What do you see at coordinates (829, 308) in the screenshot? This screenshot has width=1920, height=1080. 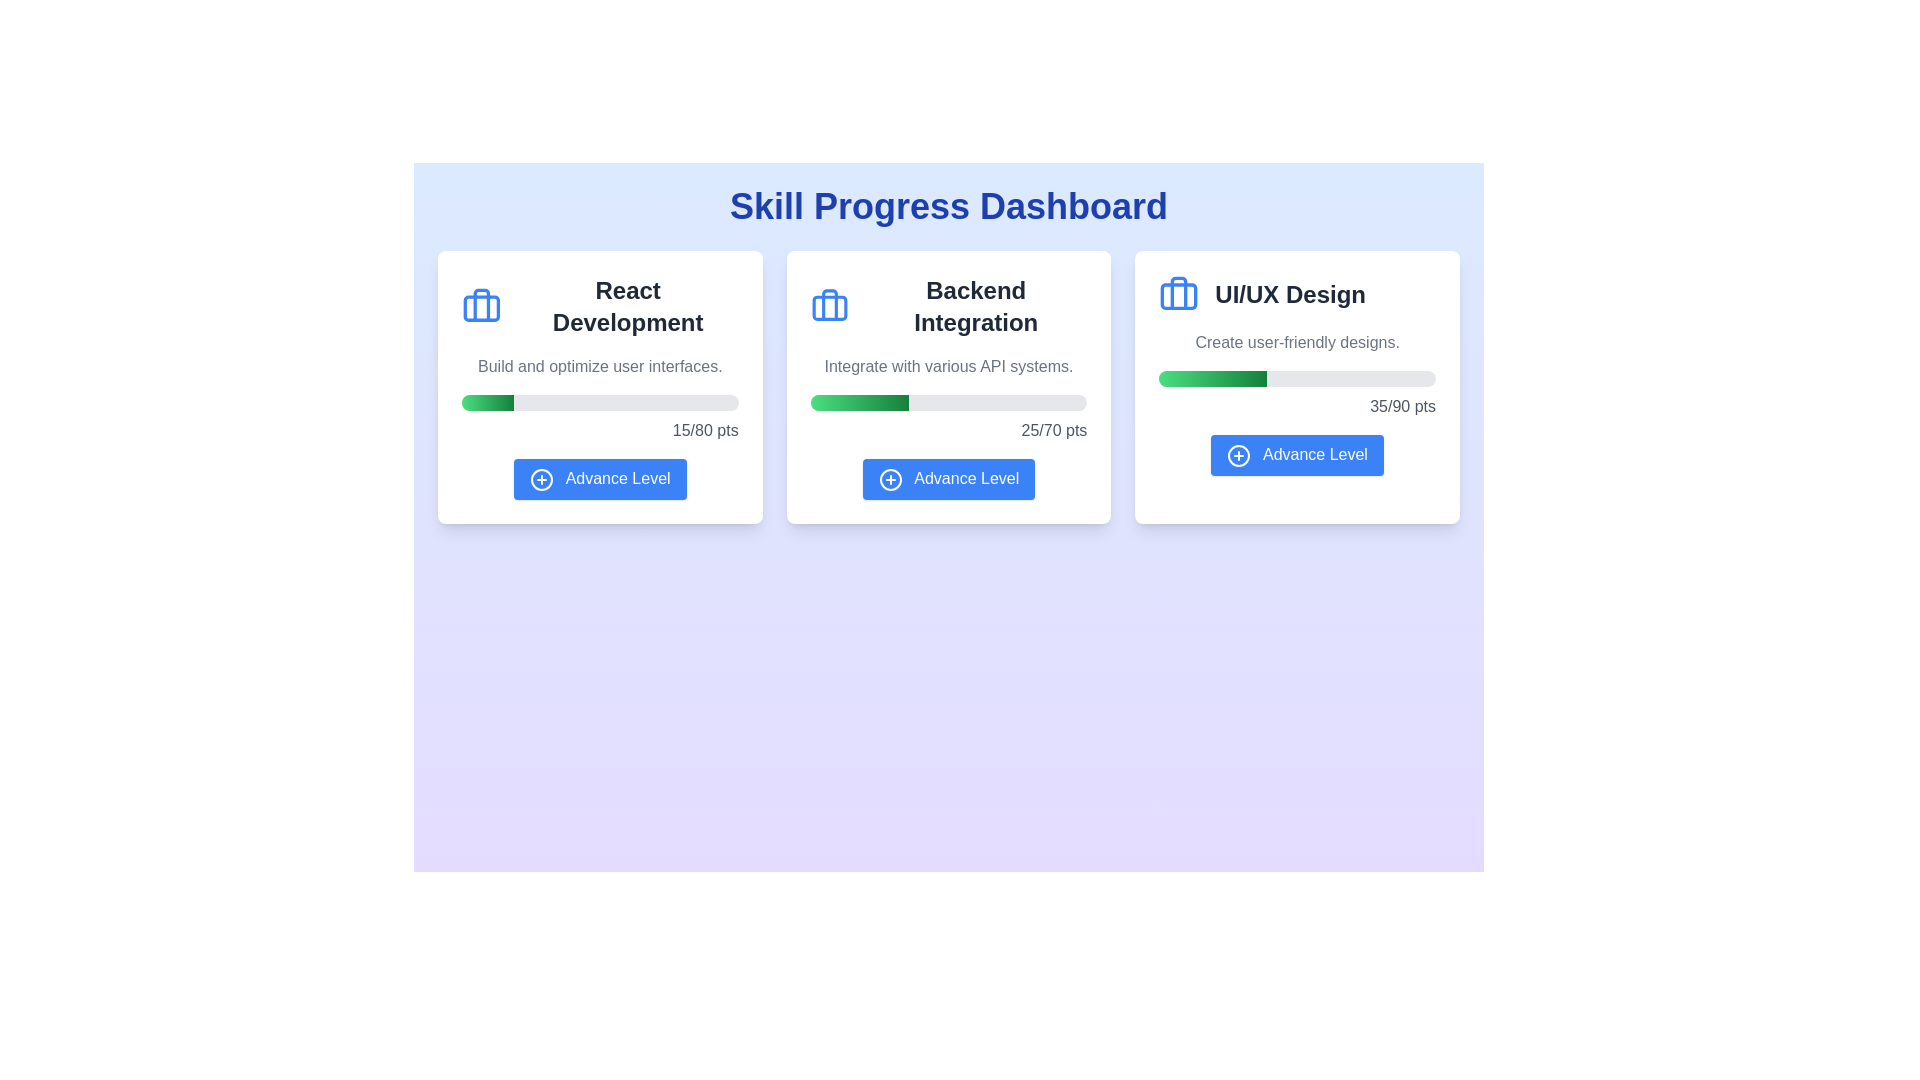 I see `the Icon component, which is a horizontal rectangular shape with a blue outline, located centrally within a briefcase shape above the 'Backend Integration' card` at bounding box center [829, 308].